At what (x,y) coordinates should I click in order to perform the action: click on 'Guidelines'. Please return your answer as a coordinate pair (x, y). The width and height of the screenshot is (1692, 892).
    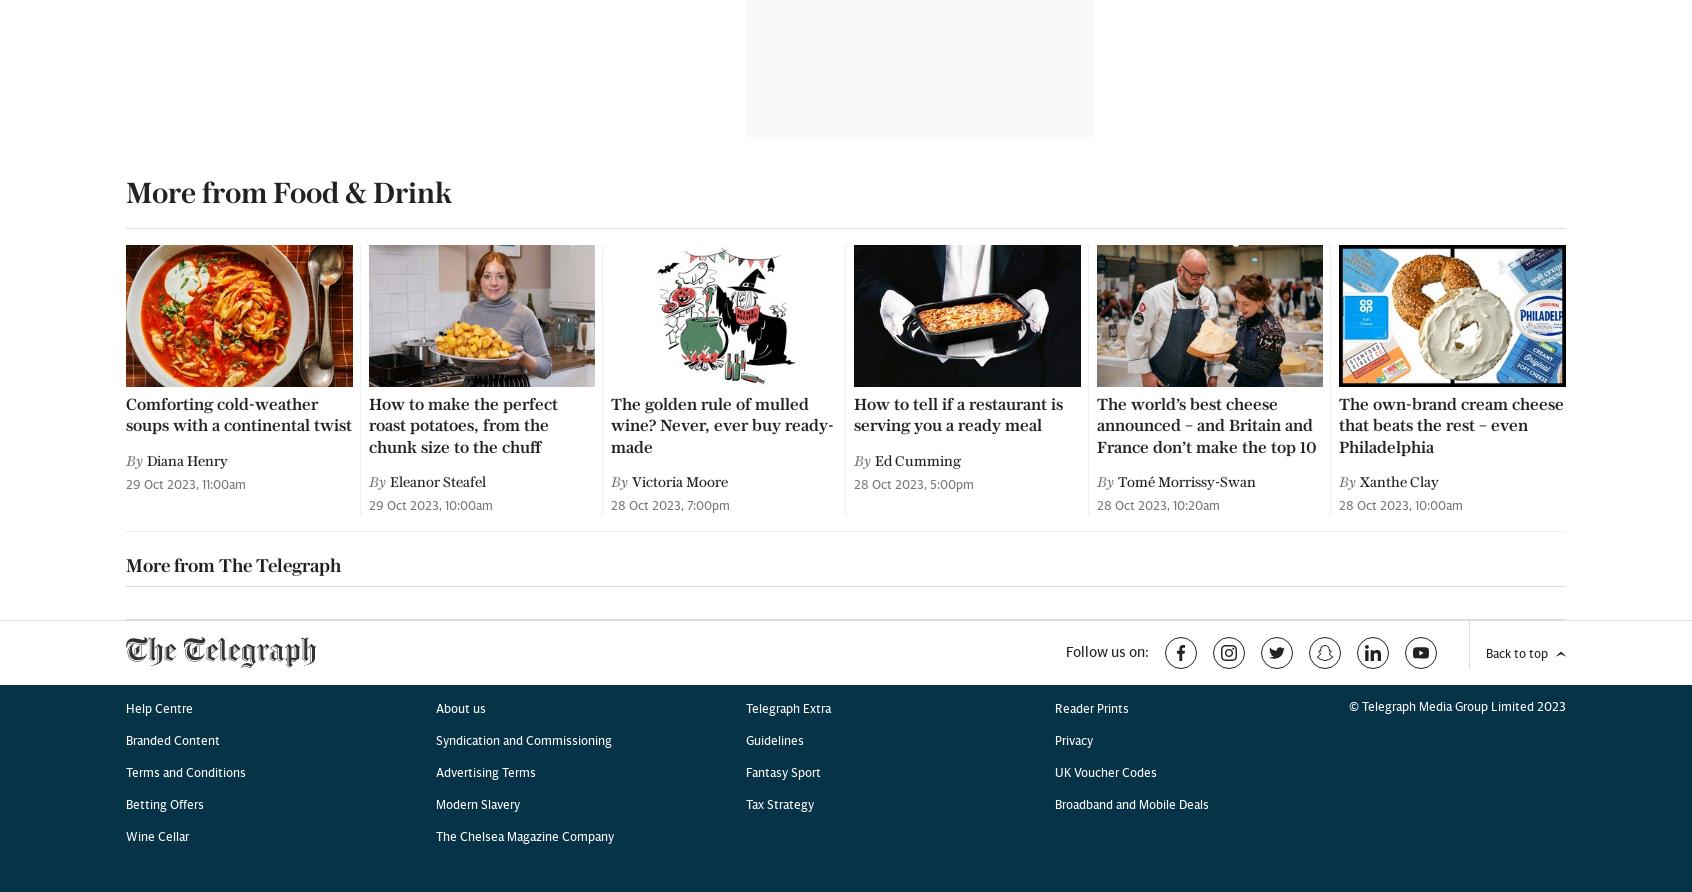
    Looking at the image, I should click on (743, 80).